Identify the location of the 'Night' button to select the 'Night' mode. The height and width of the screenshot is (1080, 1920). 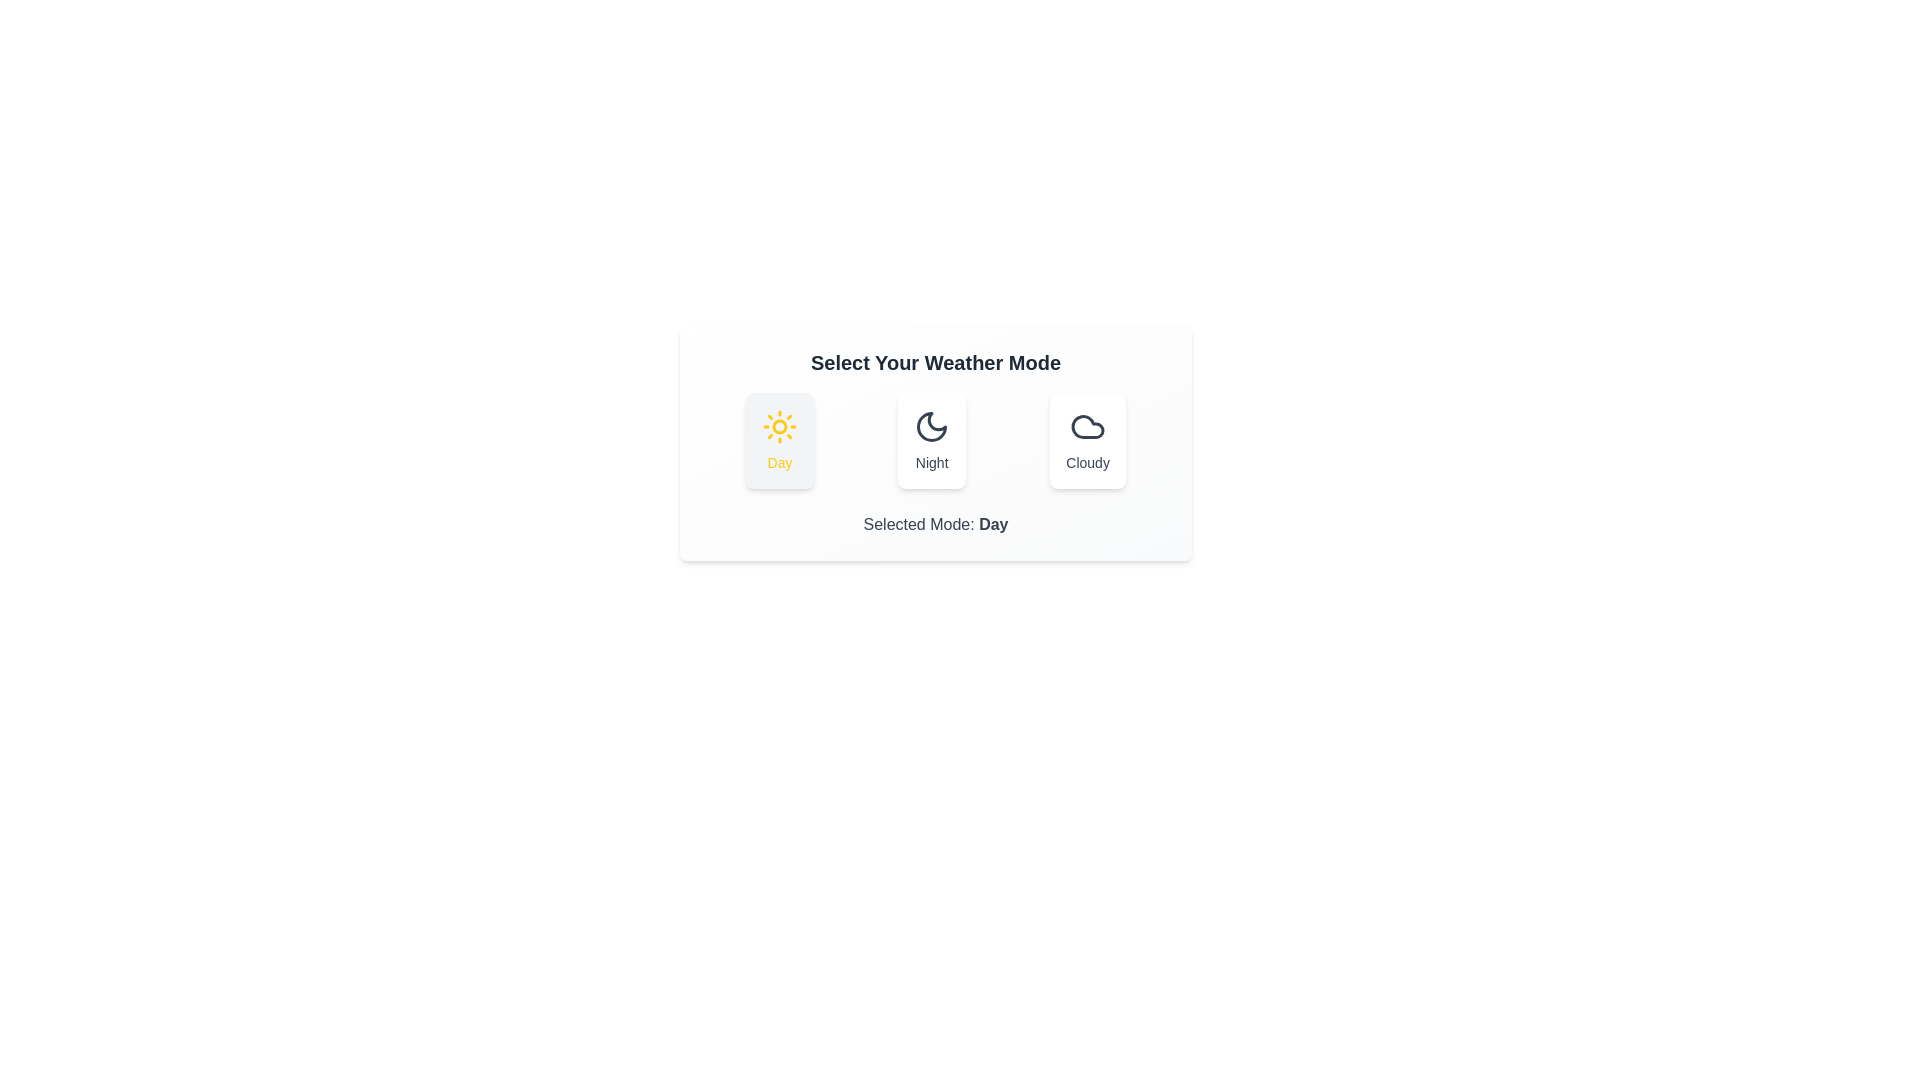
(930, 439).